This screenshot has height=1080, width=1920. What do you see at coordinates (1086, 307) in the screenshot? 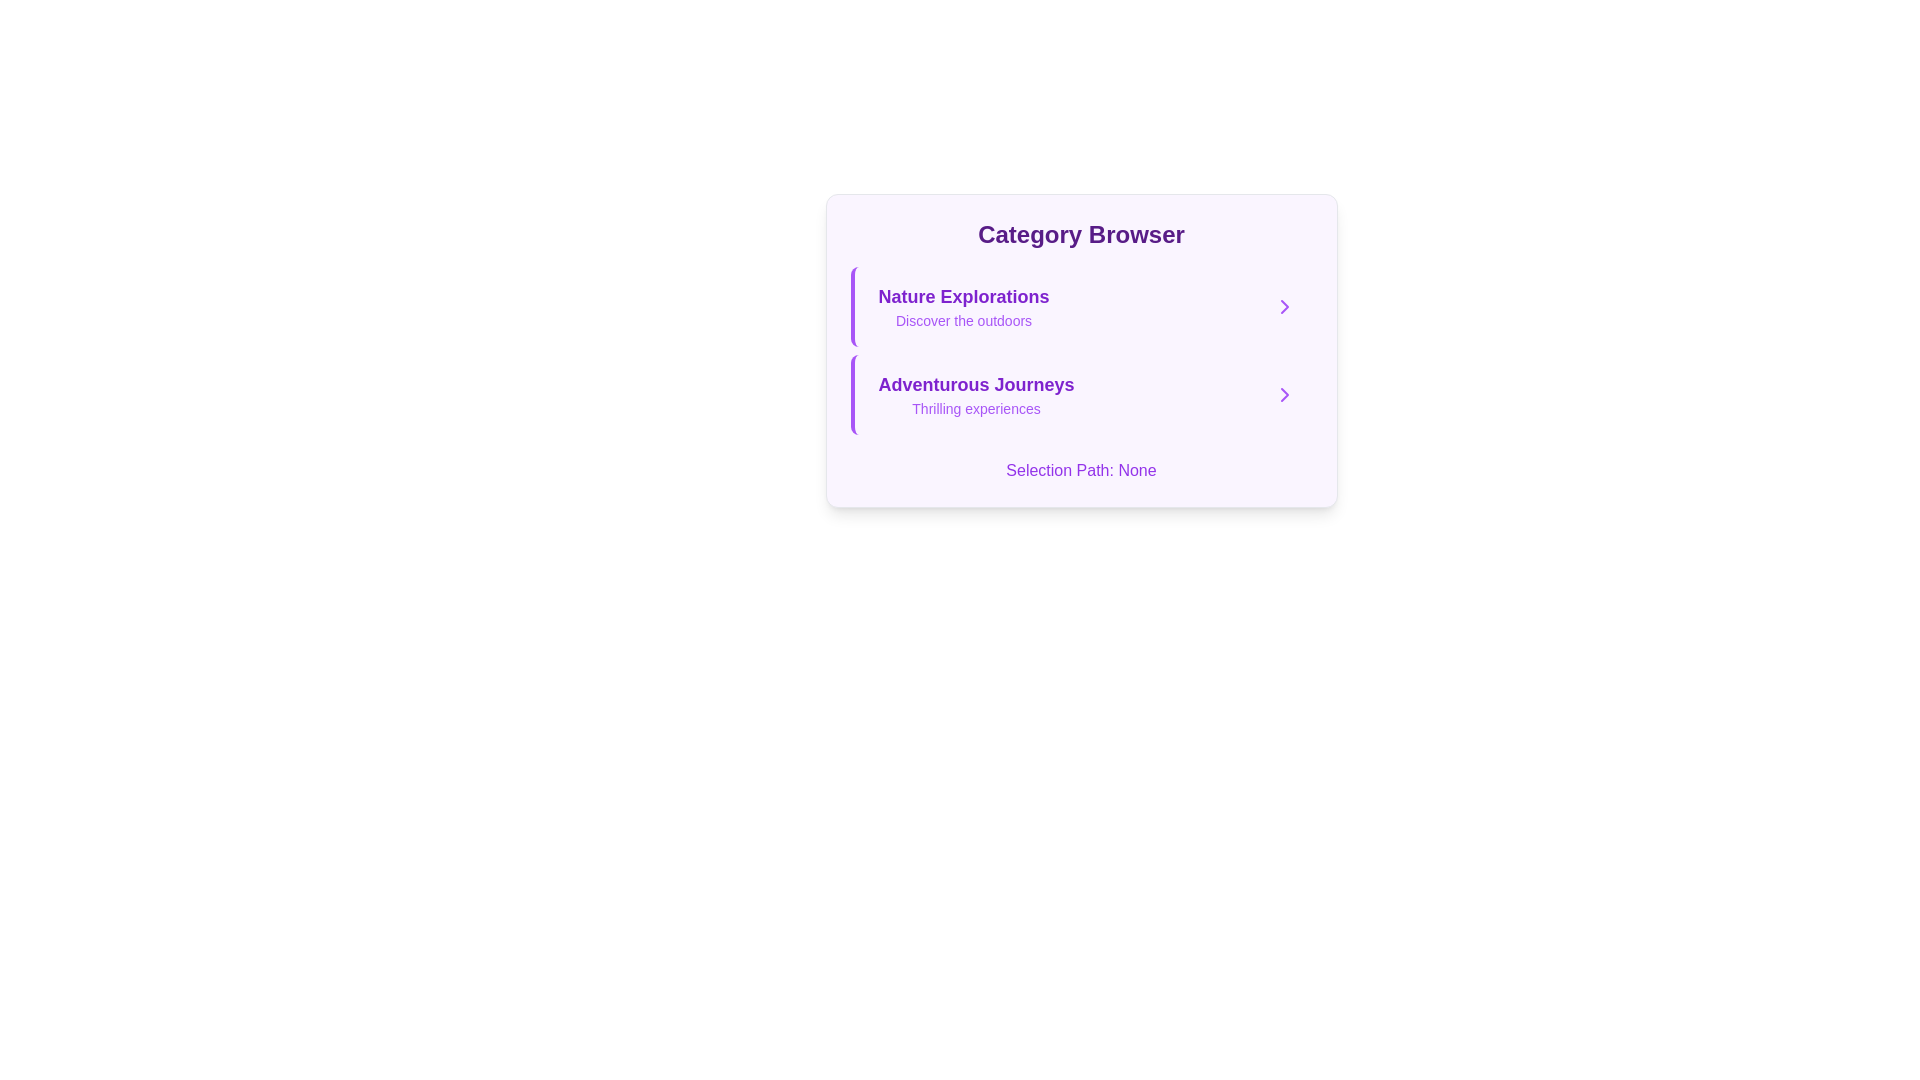
I see `the 'Nature Explorations' category element for accessibility support by moving the cursor over it` at bounding box center [1086, 307].